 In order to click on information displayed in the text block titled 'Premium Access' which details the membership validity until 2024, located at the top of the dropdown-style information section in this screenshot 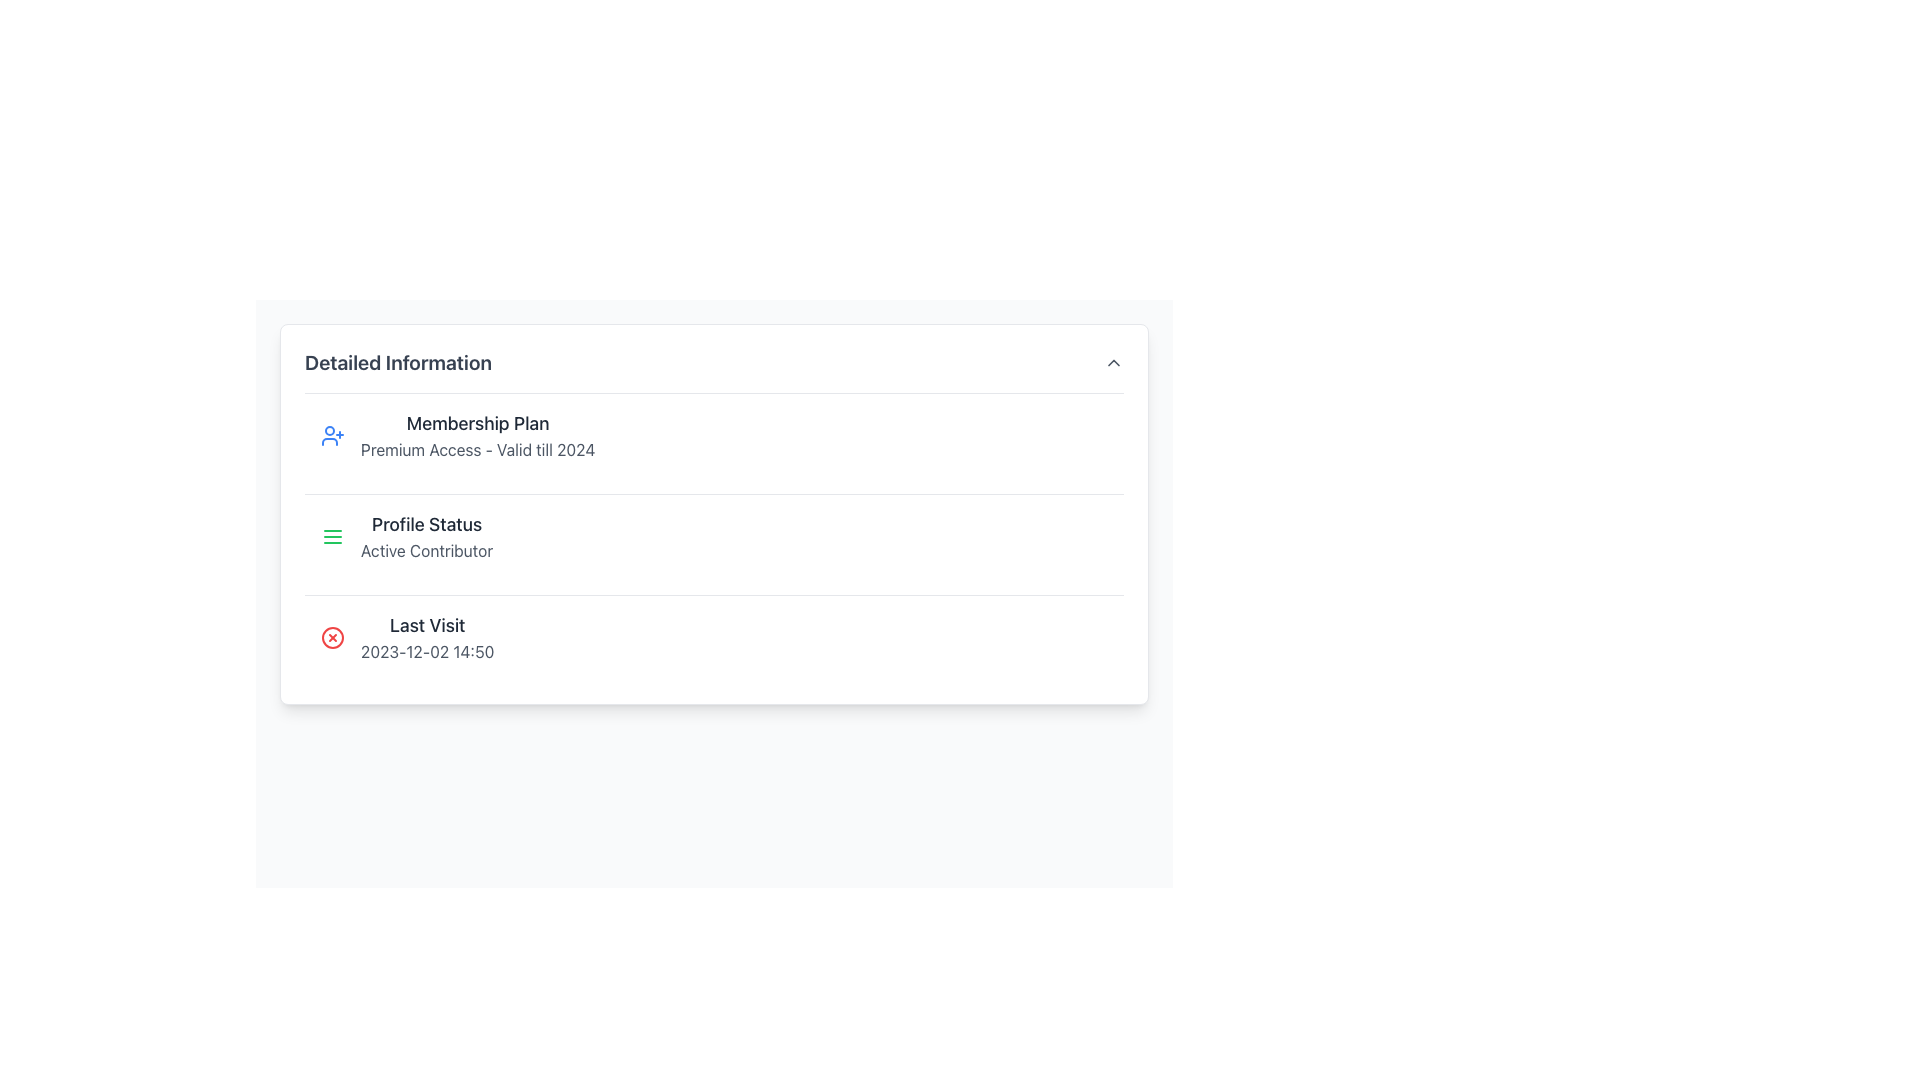, I will do `click(477, 434)`.